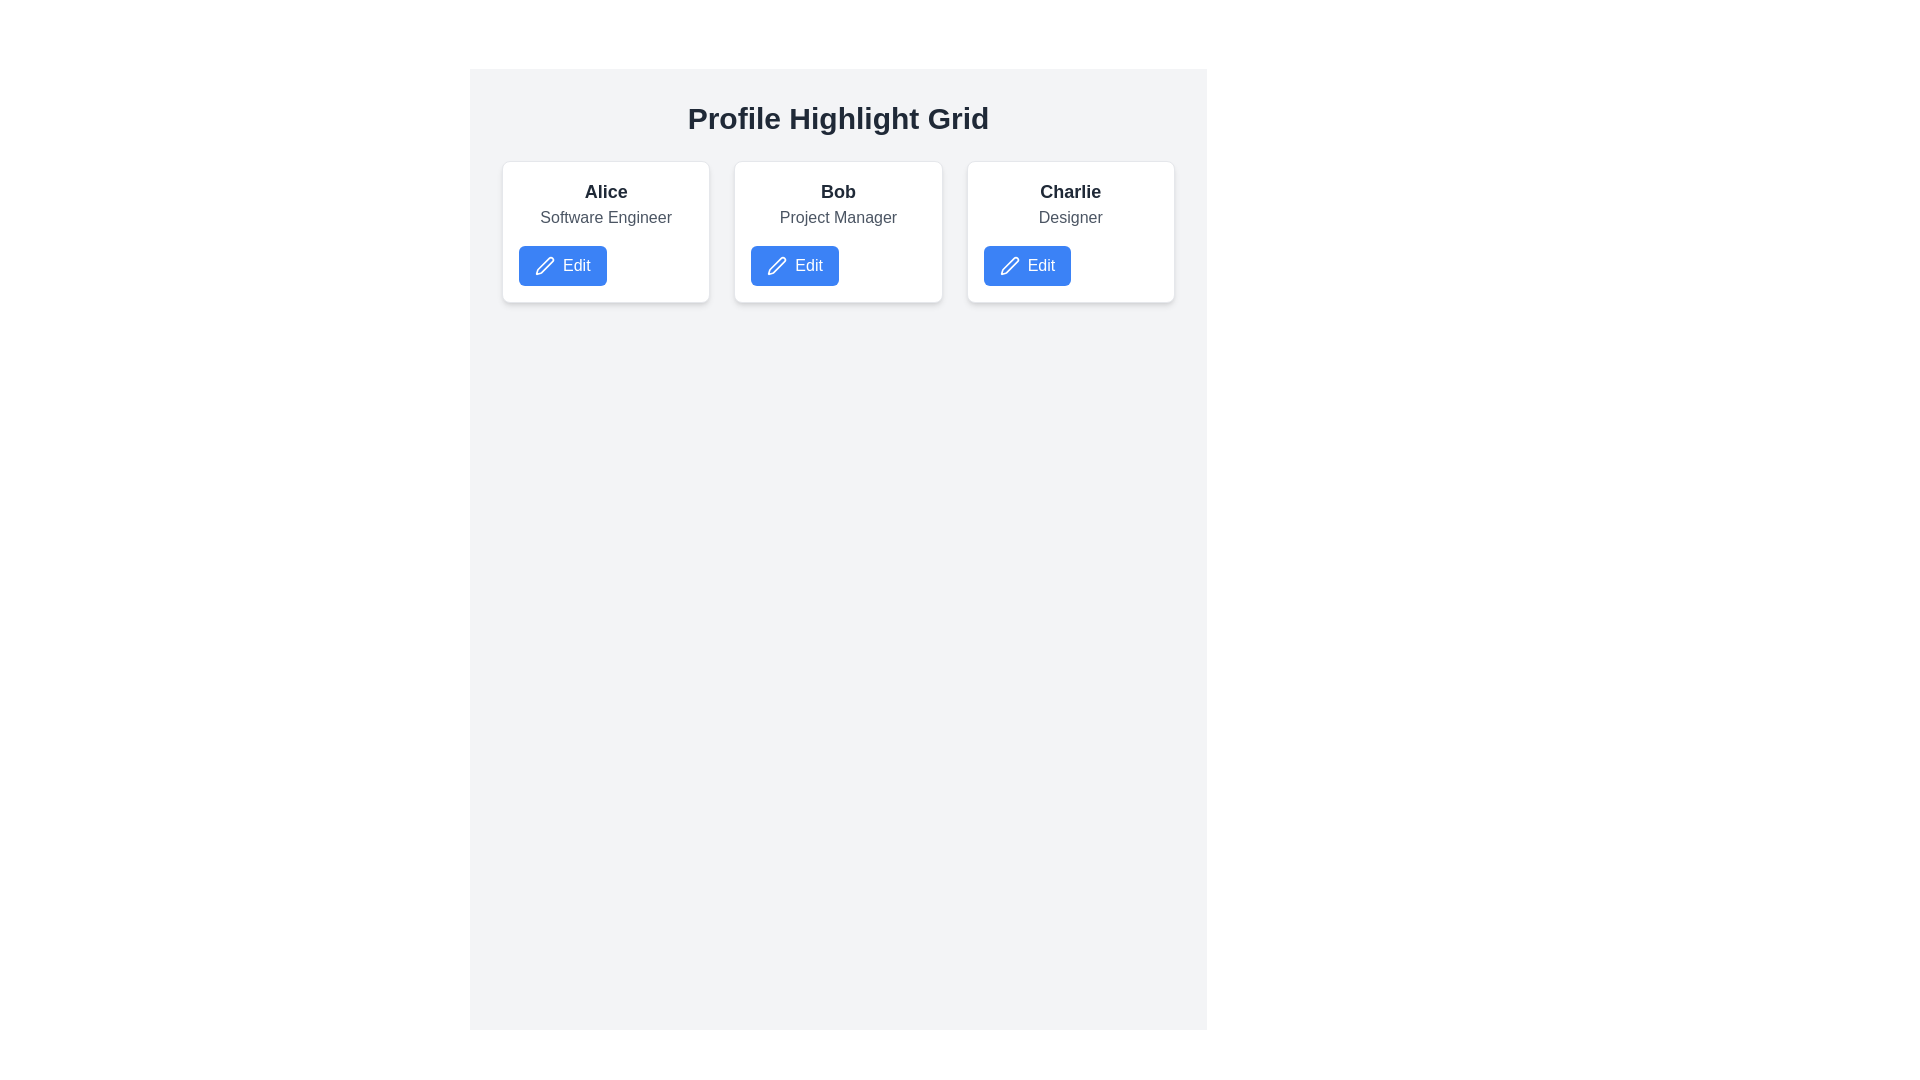  What do you see at coordinates (1040, 265) in the screenshot?
I see `the text label reading 'Edit' which is styled in white on a blue background, located on the right side of a pen icon within the button interface in the third card under the profile 'Charlie'` at bounding box center [1040, 265].